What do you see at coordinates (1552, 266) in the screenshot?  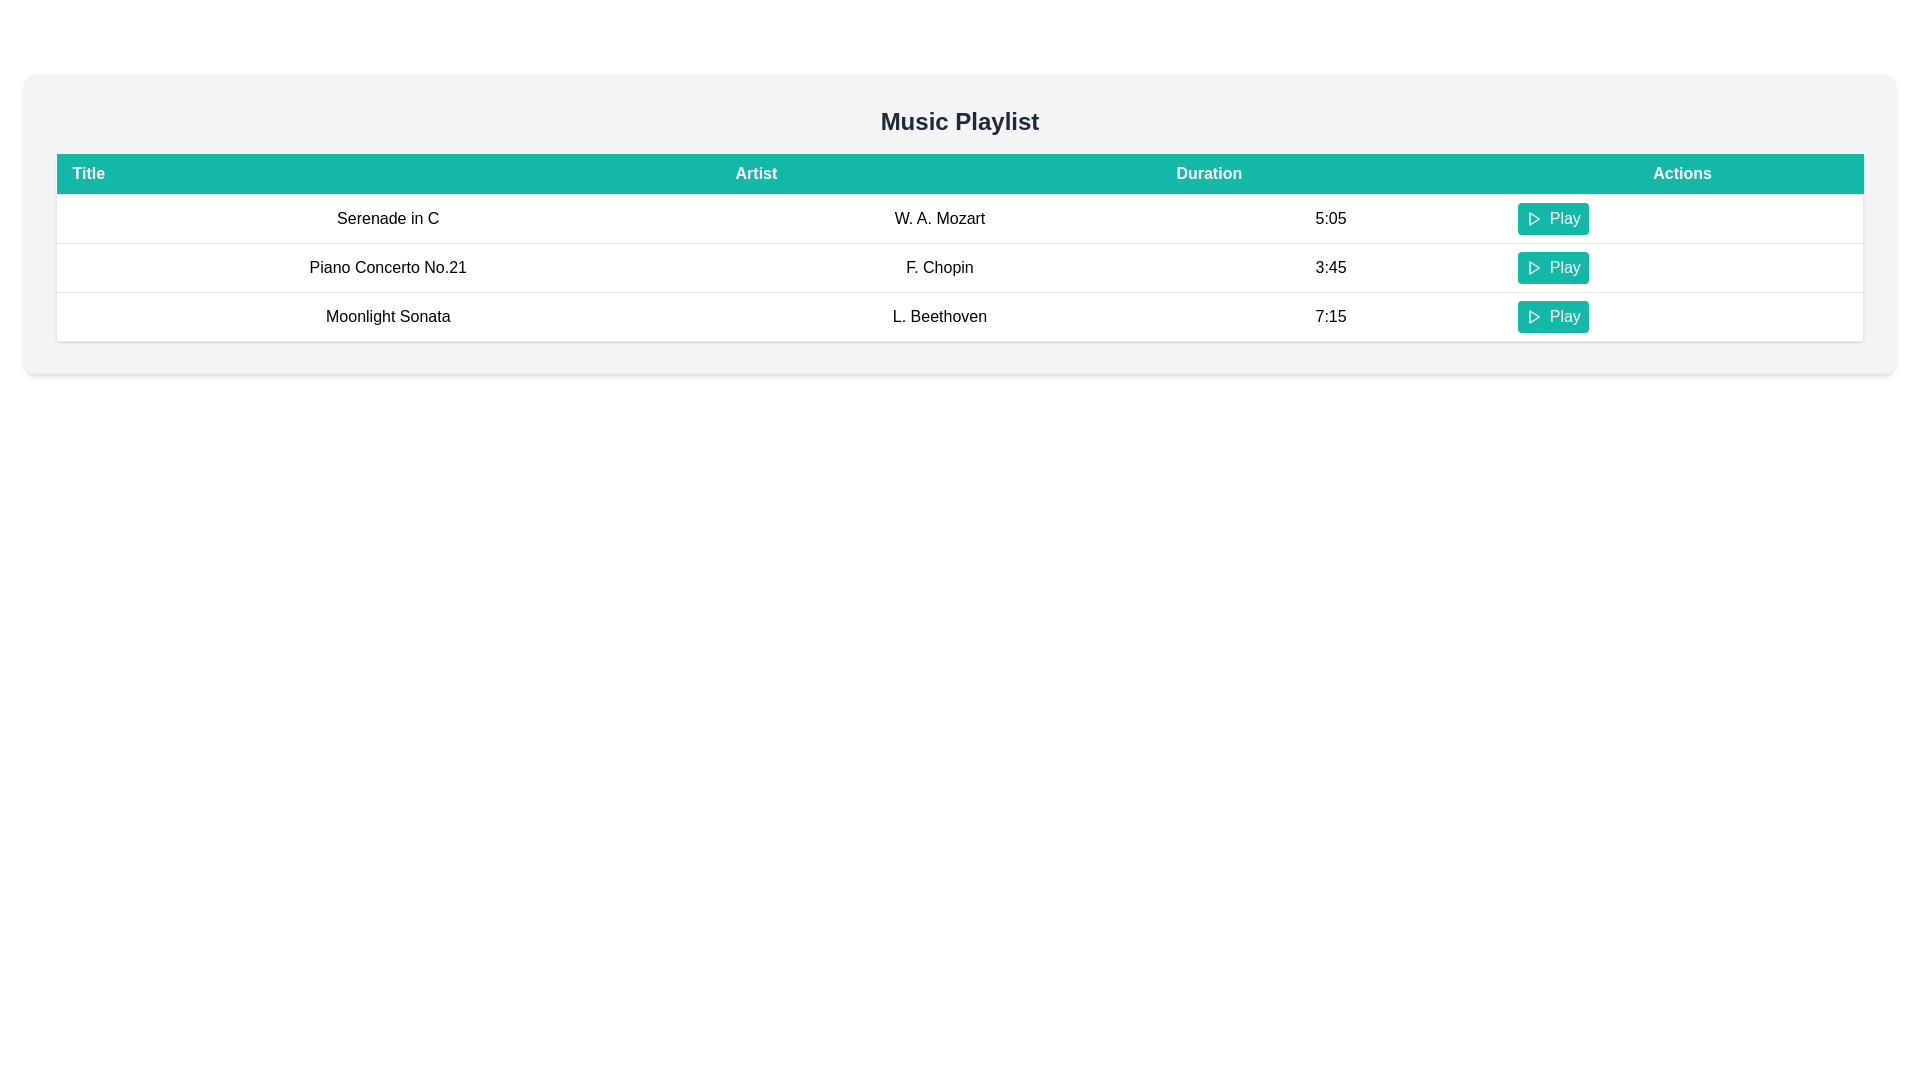 I see `the 'Play' button with a teal background and a white label reading 'Play', which is horizontally aligned with the 'Piano Concerto No.21' entry in the 'Title' column` at bounding box center [1552, 266].